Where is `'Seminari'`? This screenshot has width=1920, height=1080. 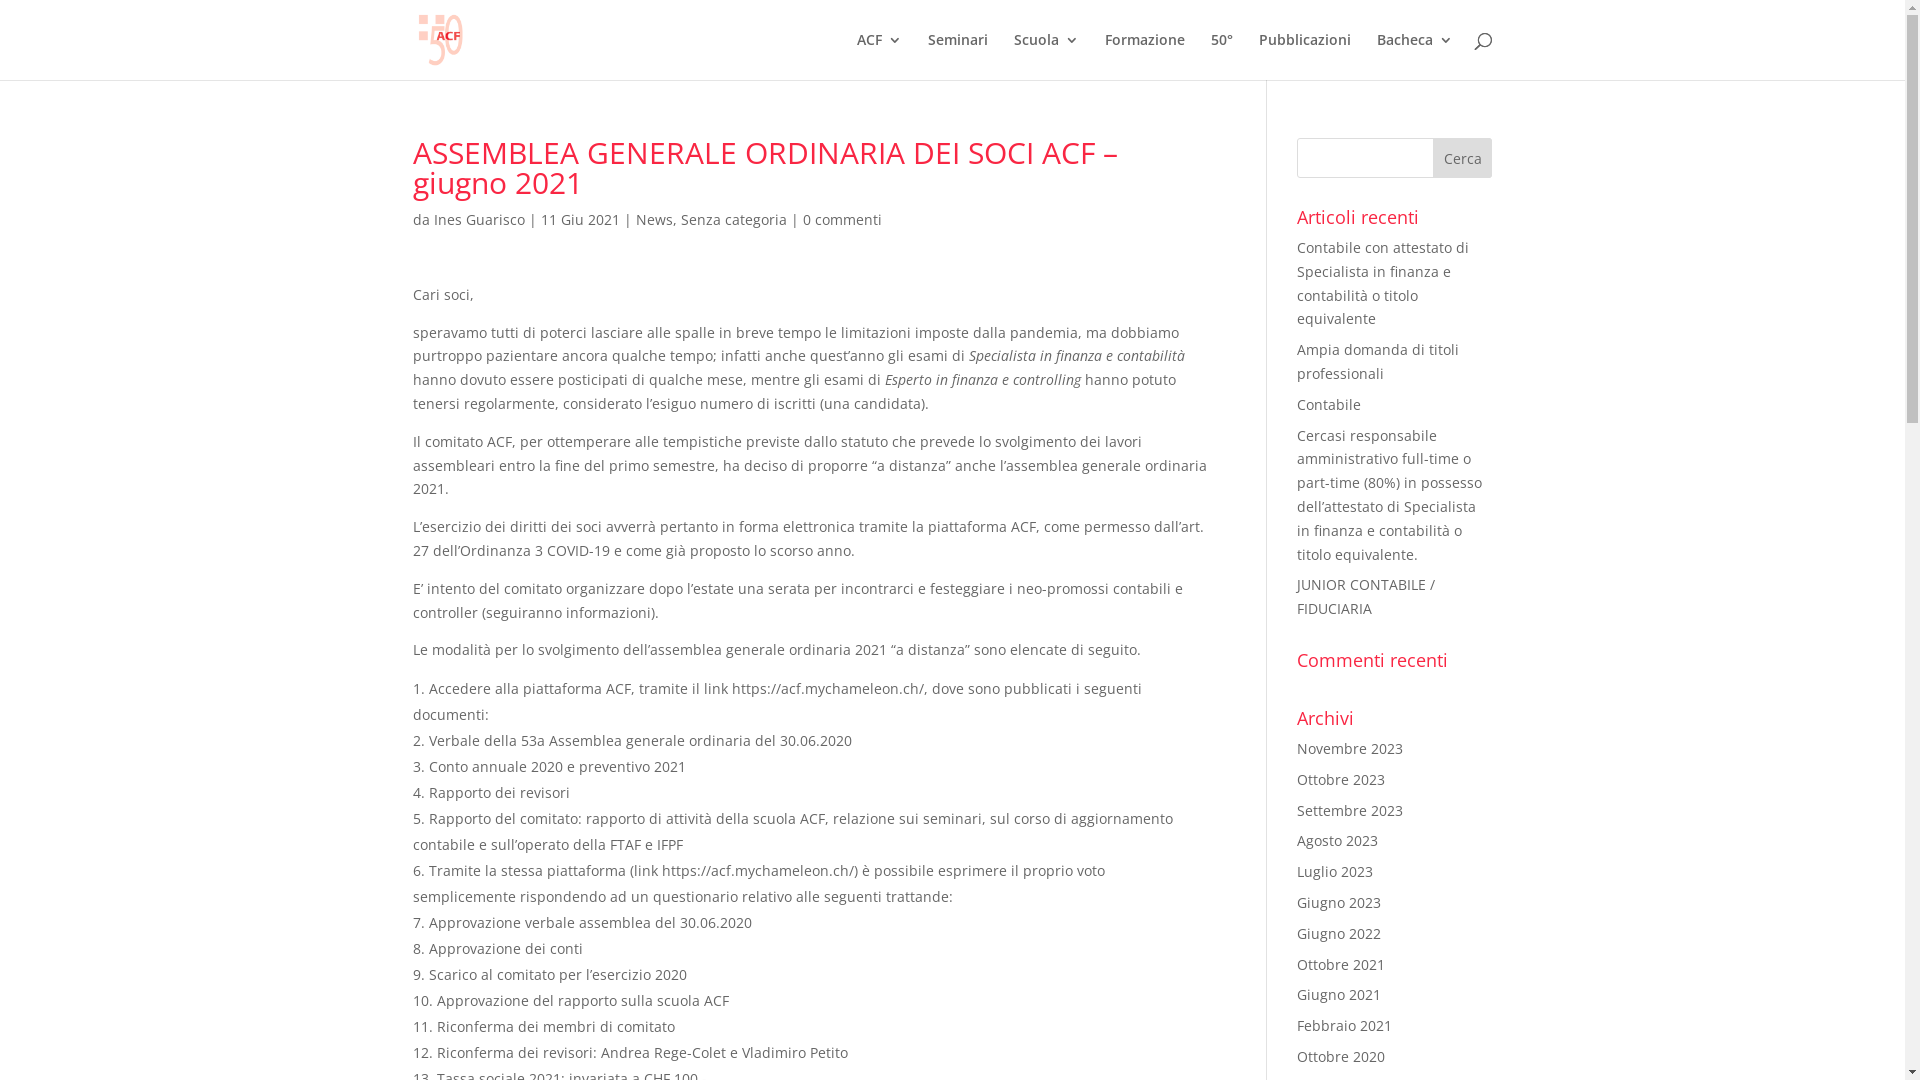 'Seminari' is located at coordinates (957, 55).